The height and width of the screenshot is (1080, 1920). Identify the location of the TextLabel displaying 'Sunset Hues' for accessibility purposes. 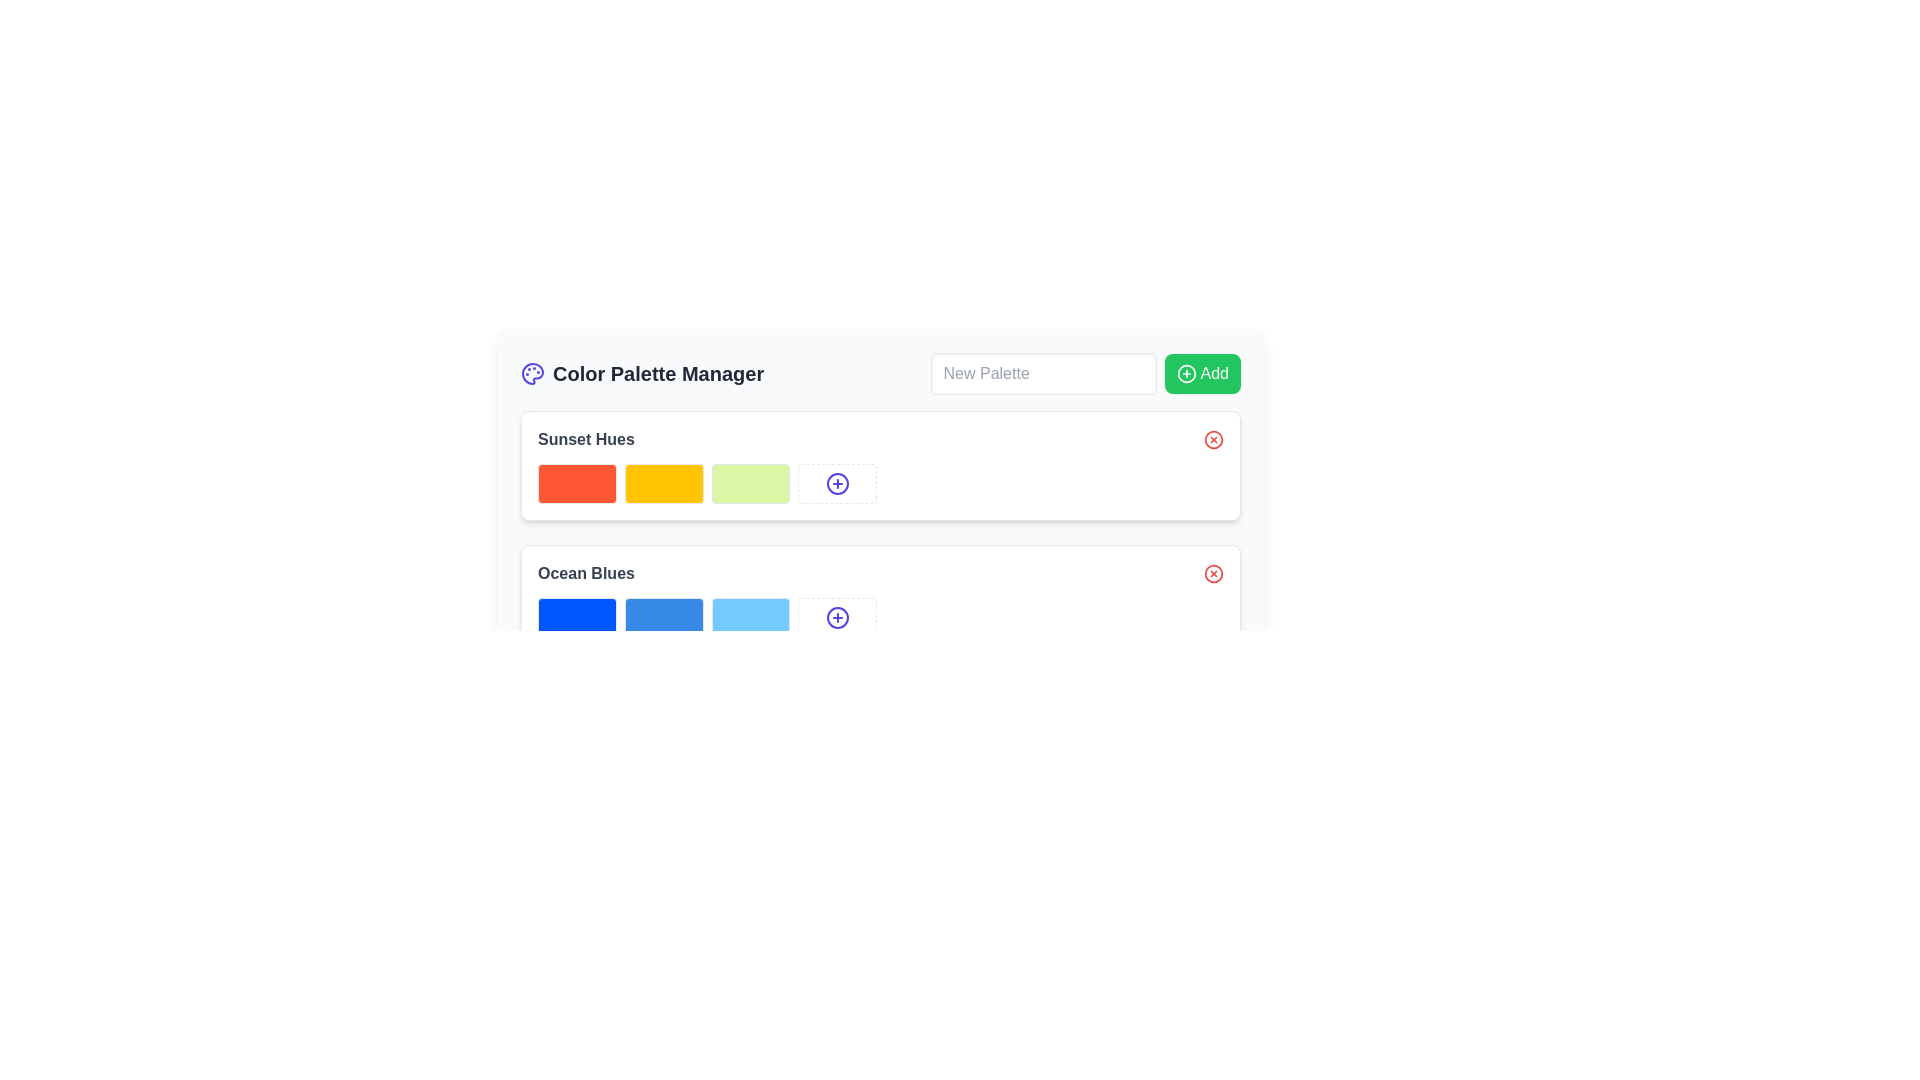
(880, 438).